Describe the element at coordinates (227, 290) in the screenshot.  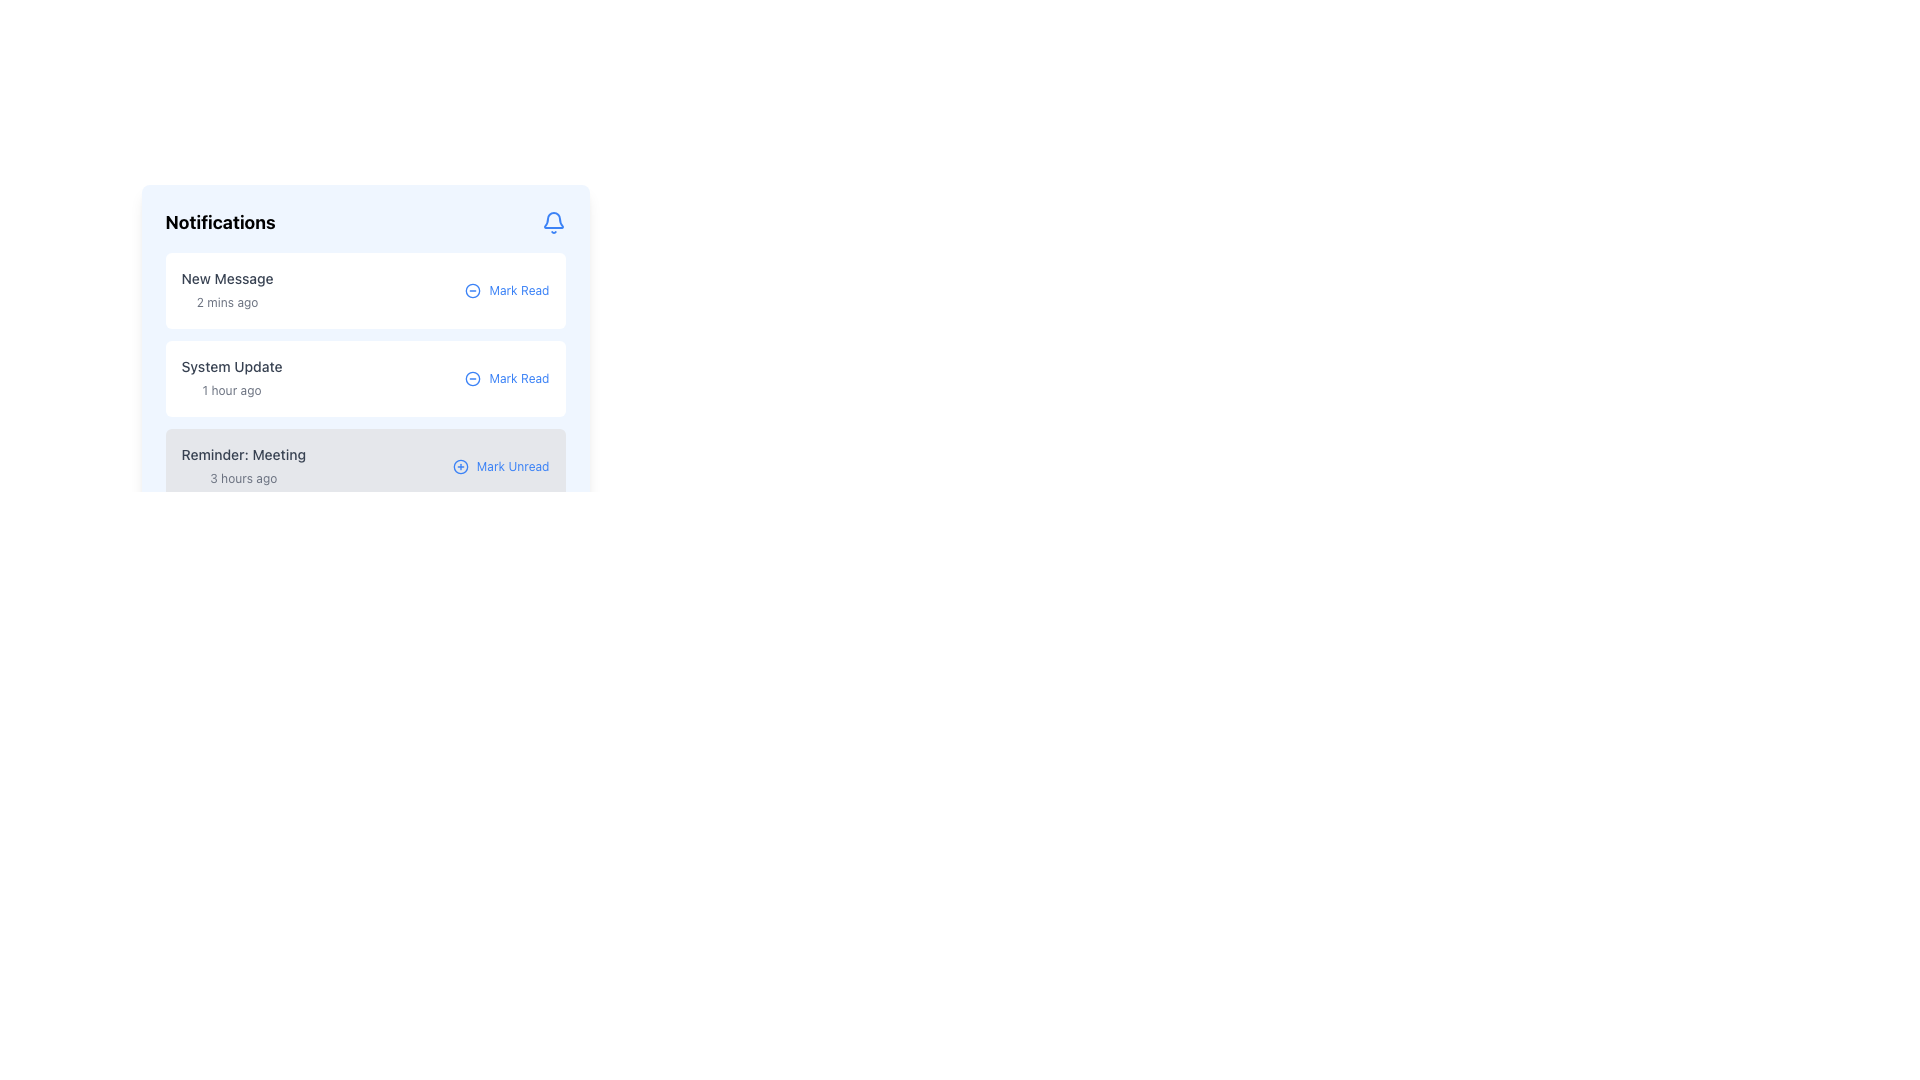
I see `informational text block displaying 'New Message' and '2 mins ago' located in the first notification card's left-aligned text area` at that location.